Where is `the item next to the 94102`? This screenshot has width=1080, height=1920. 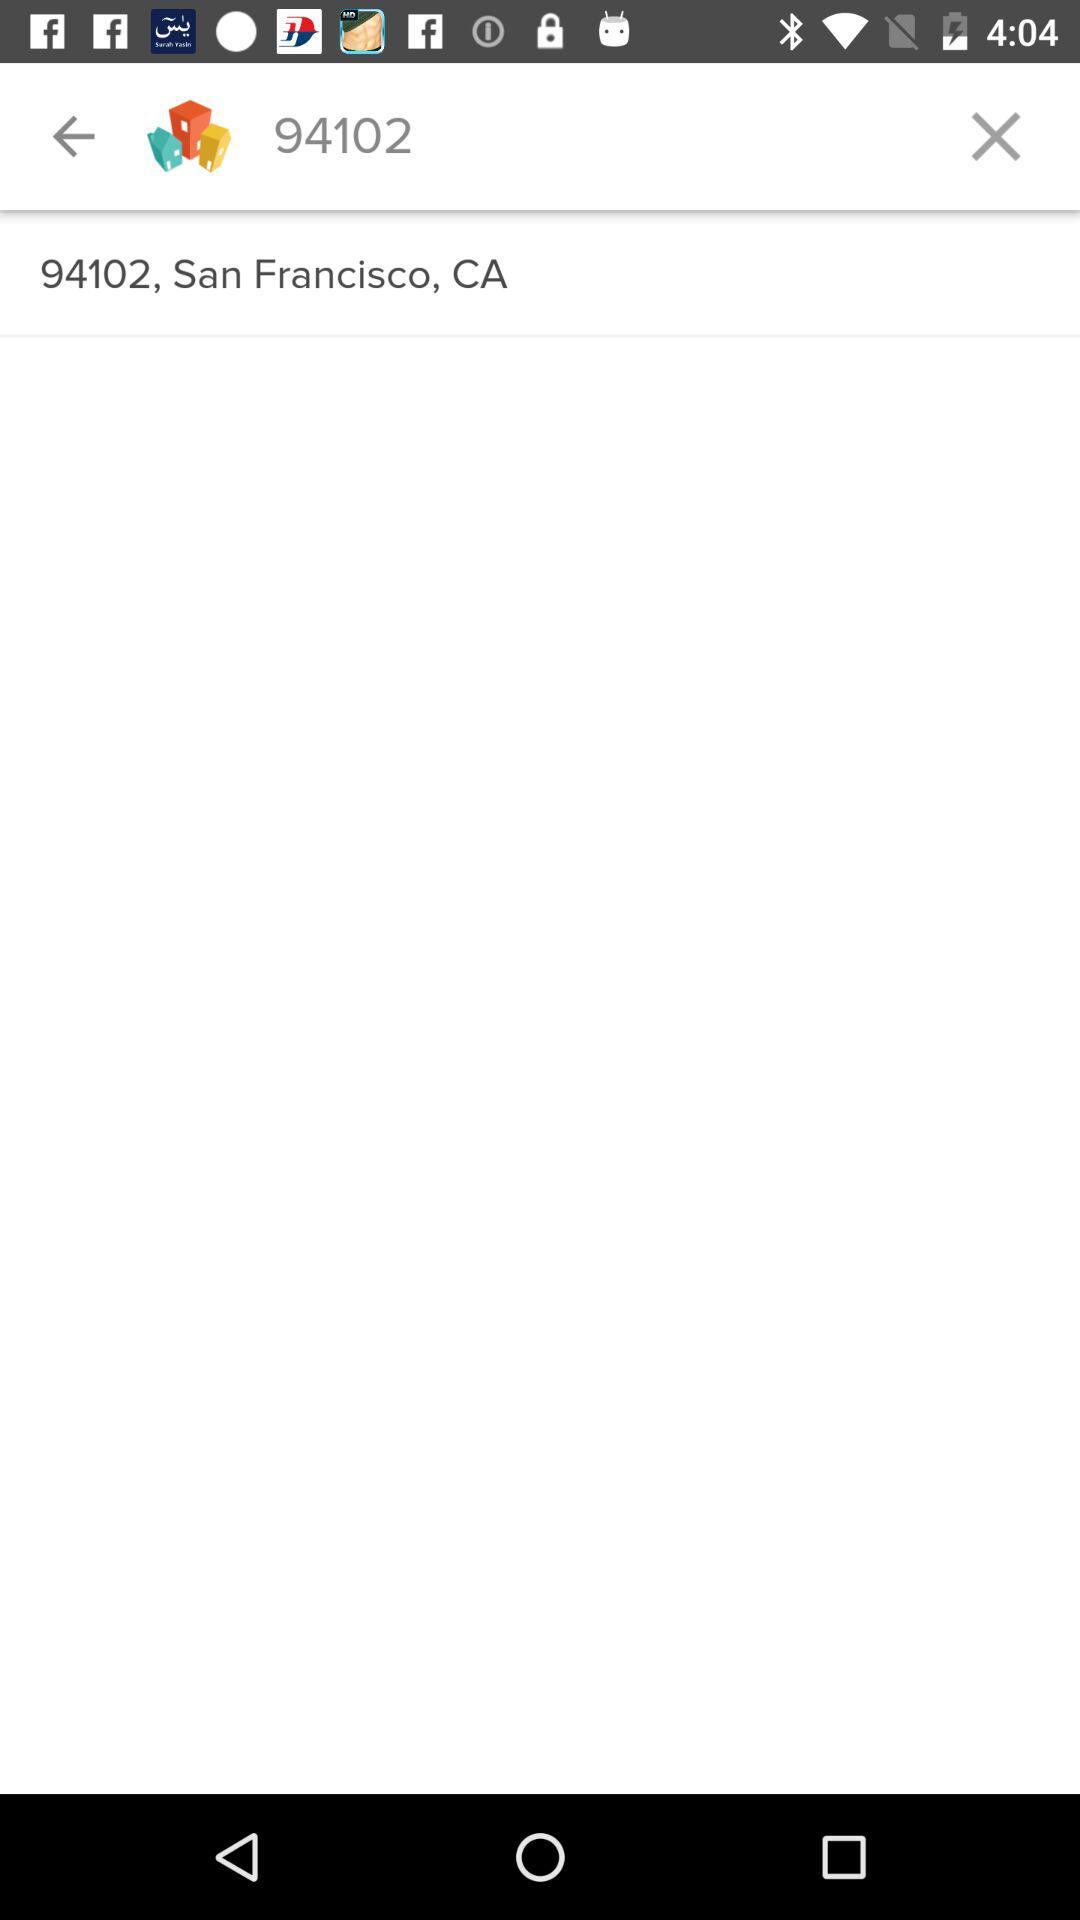
the item next to the 94102 is located at coordinates (995, 135).